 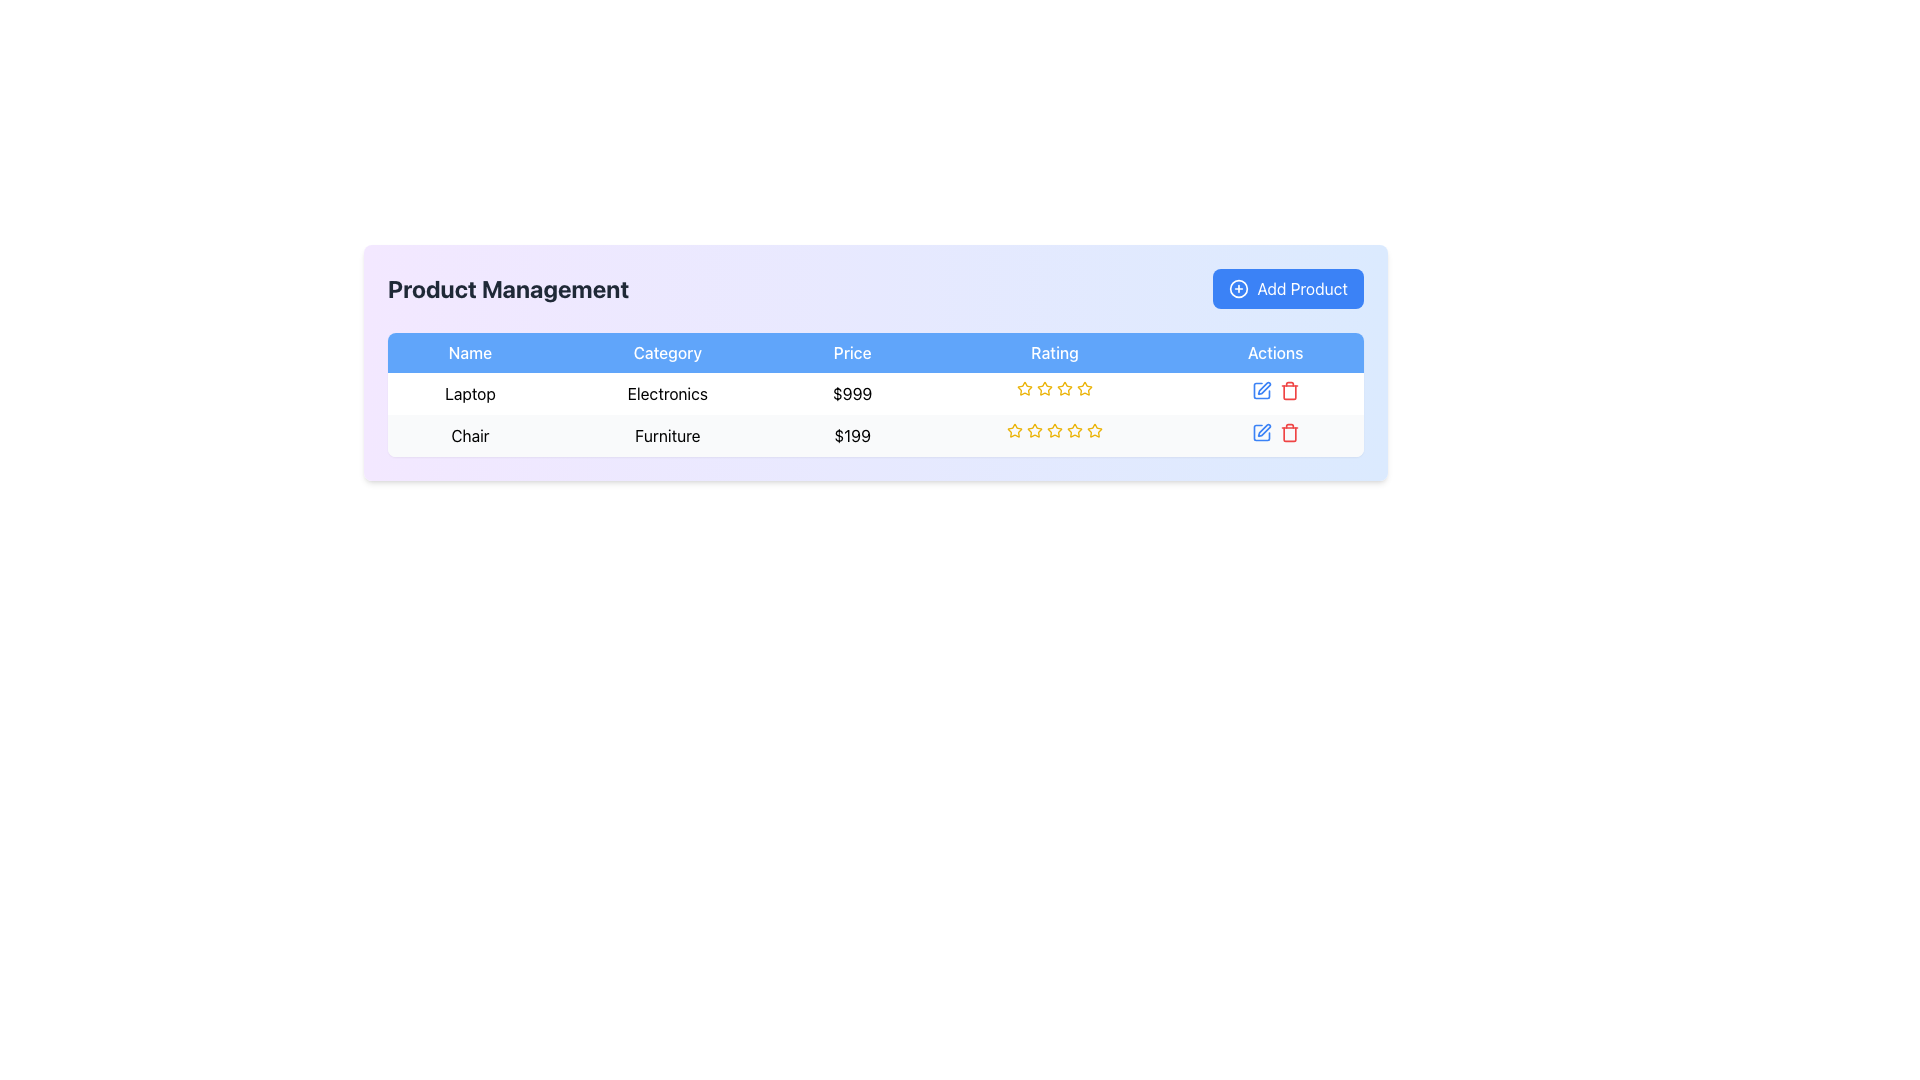 I want to click on the edit button located in the 'Actions' column of the first row in the table, so click(x=1260, y=390).